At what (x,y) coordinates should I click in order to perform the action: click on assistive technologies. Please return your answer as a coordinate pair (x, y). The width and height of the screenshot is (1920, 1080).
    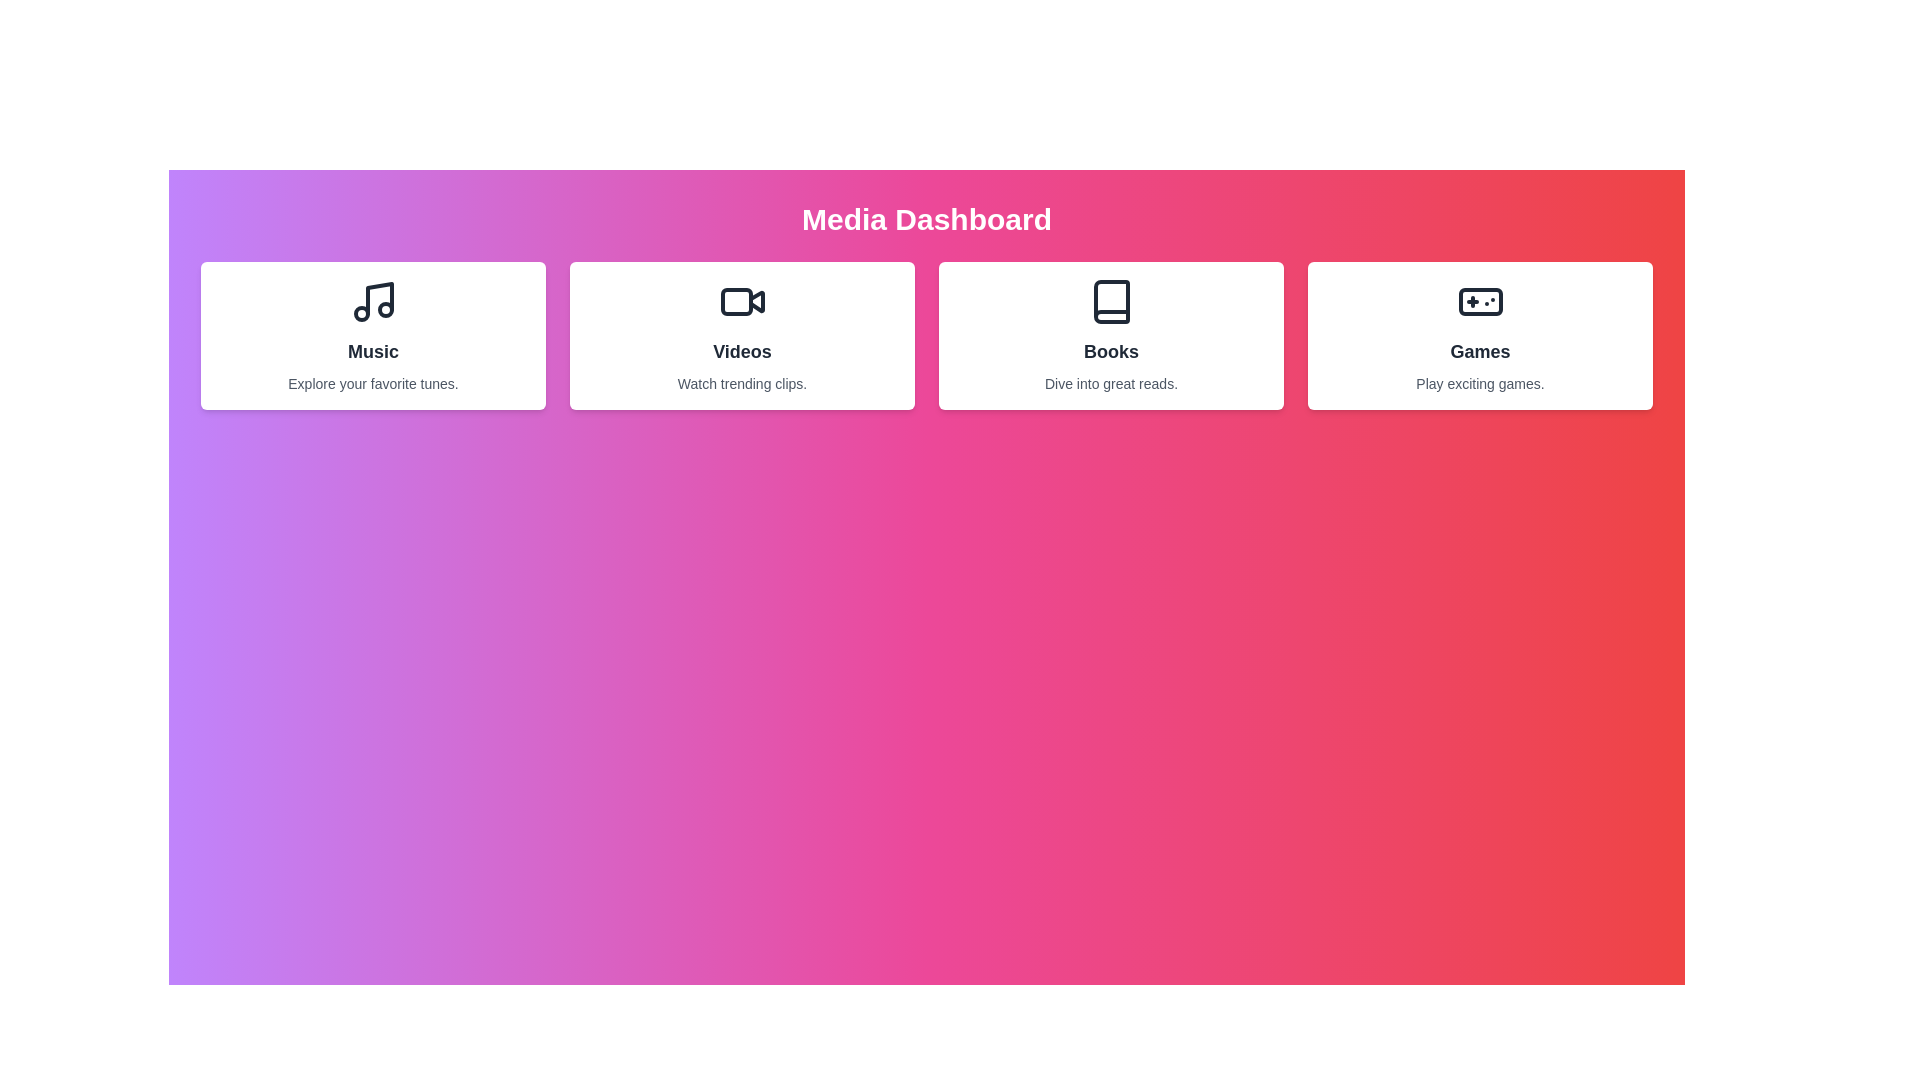
    Looking at the image, I should click on (1110, 301).